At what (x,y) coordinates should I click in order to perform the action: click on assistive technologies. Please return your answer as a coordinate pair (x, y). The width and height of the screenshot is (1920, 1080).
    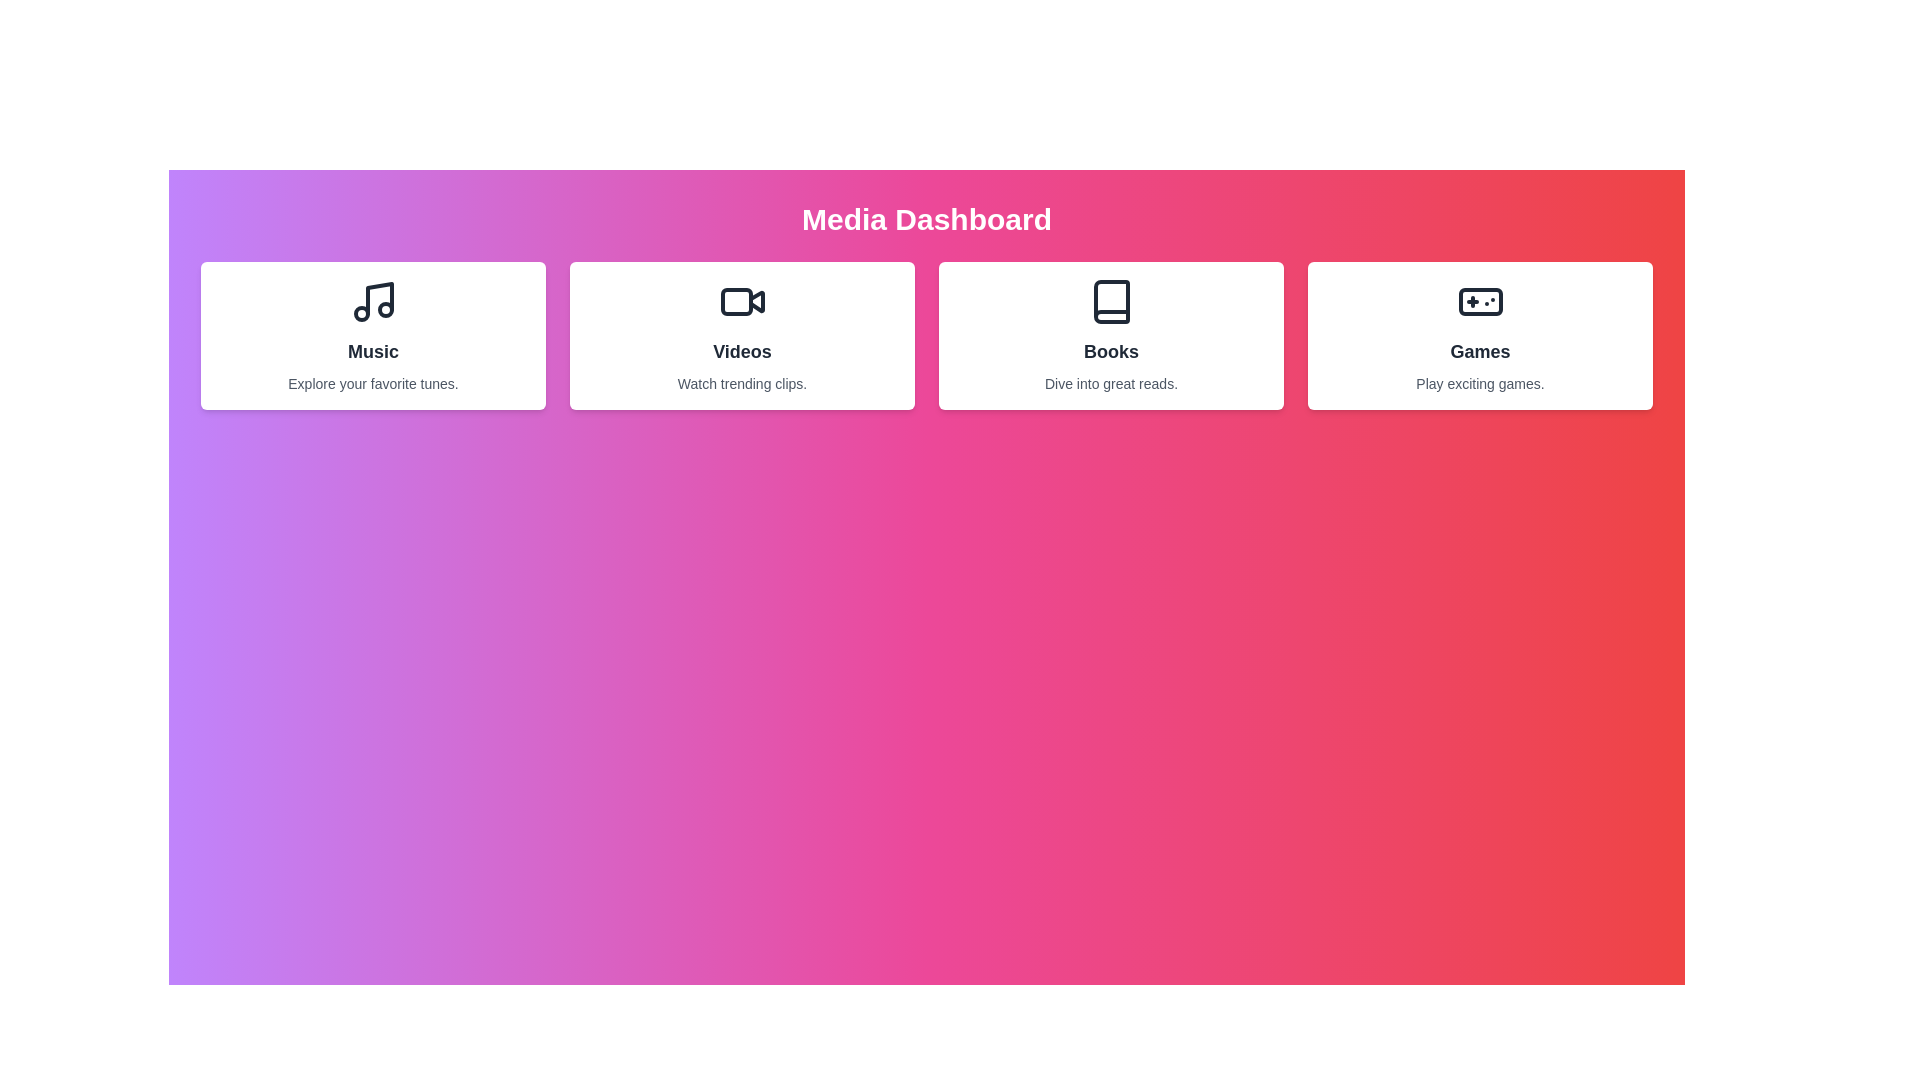
    Looking at the image, I should click on (1110, 301).